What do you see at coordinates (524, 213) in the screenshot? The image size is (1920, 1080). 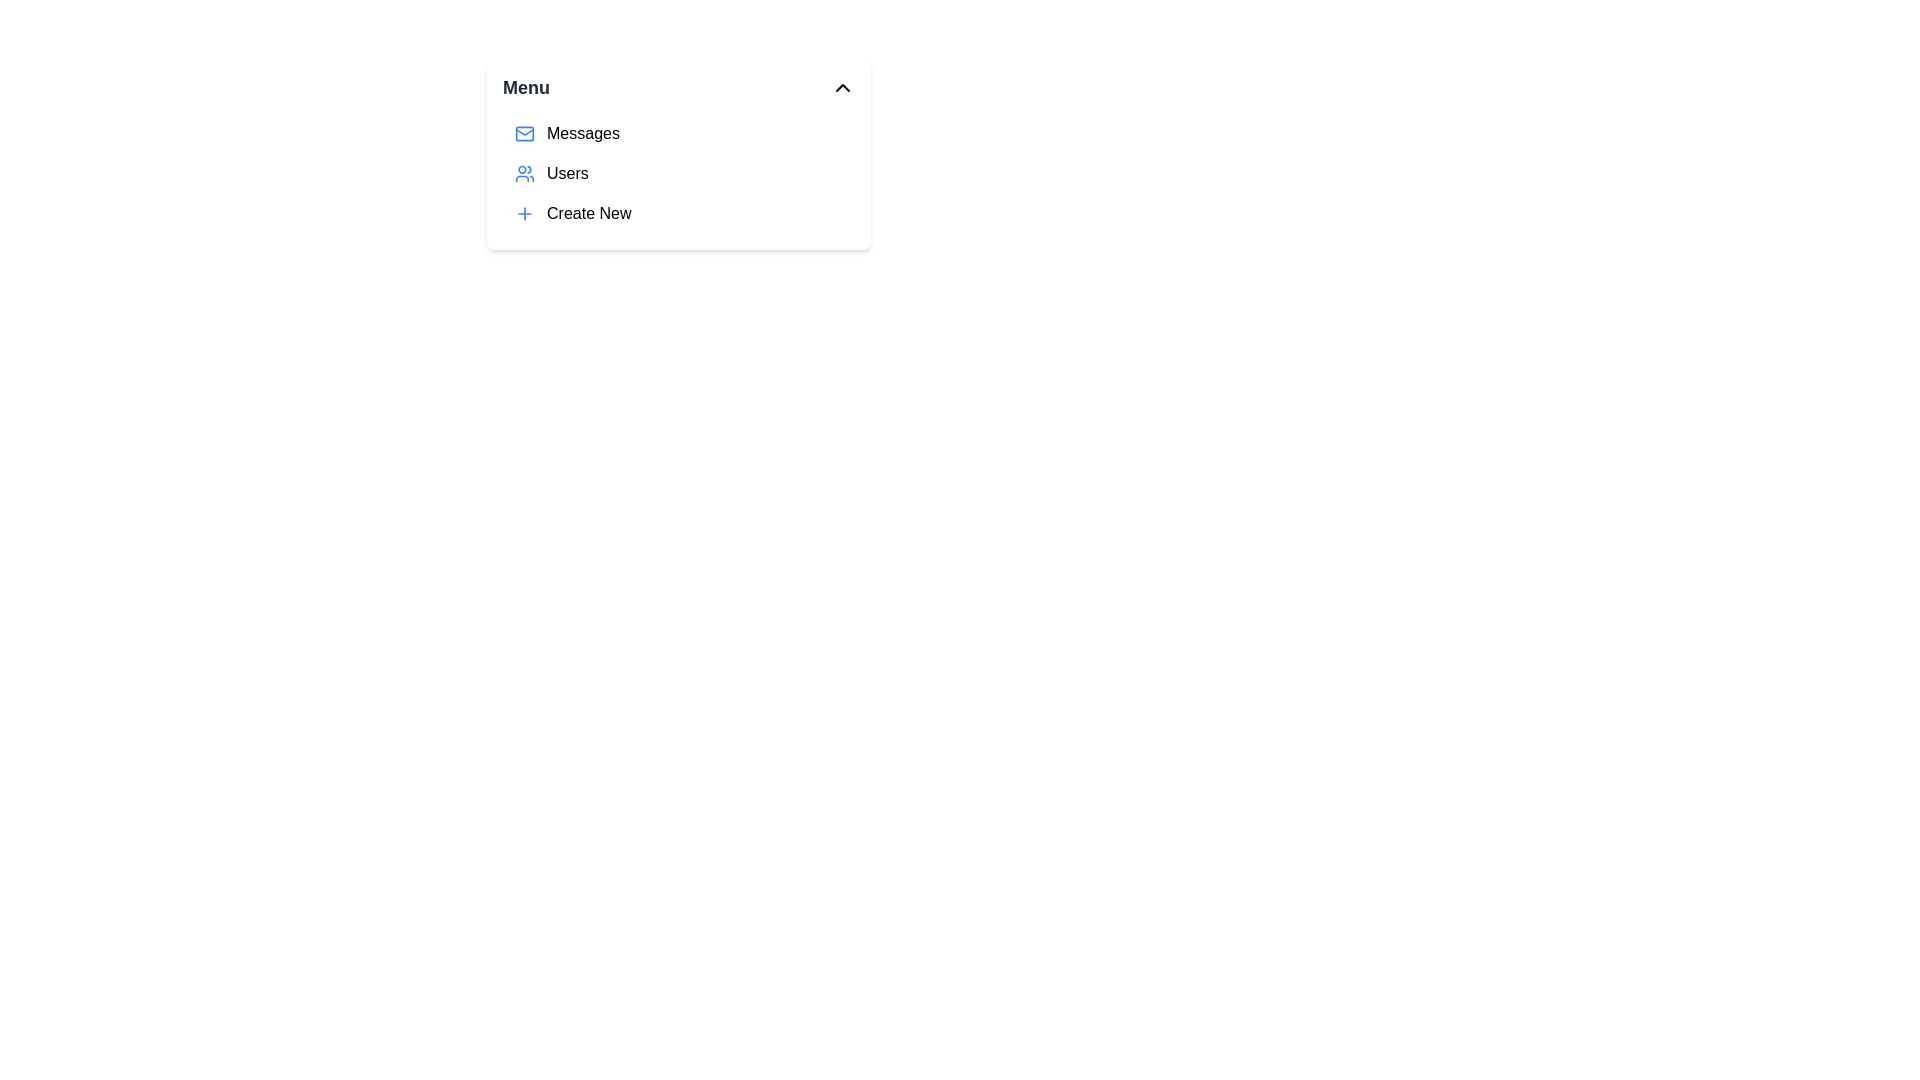 I see `the icon that signifies the action to create a new item, located immediately before the 'Create New' text label in the menu` at bounding box center [524, 213].